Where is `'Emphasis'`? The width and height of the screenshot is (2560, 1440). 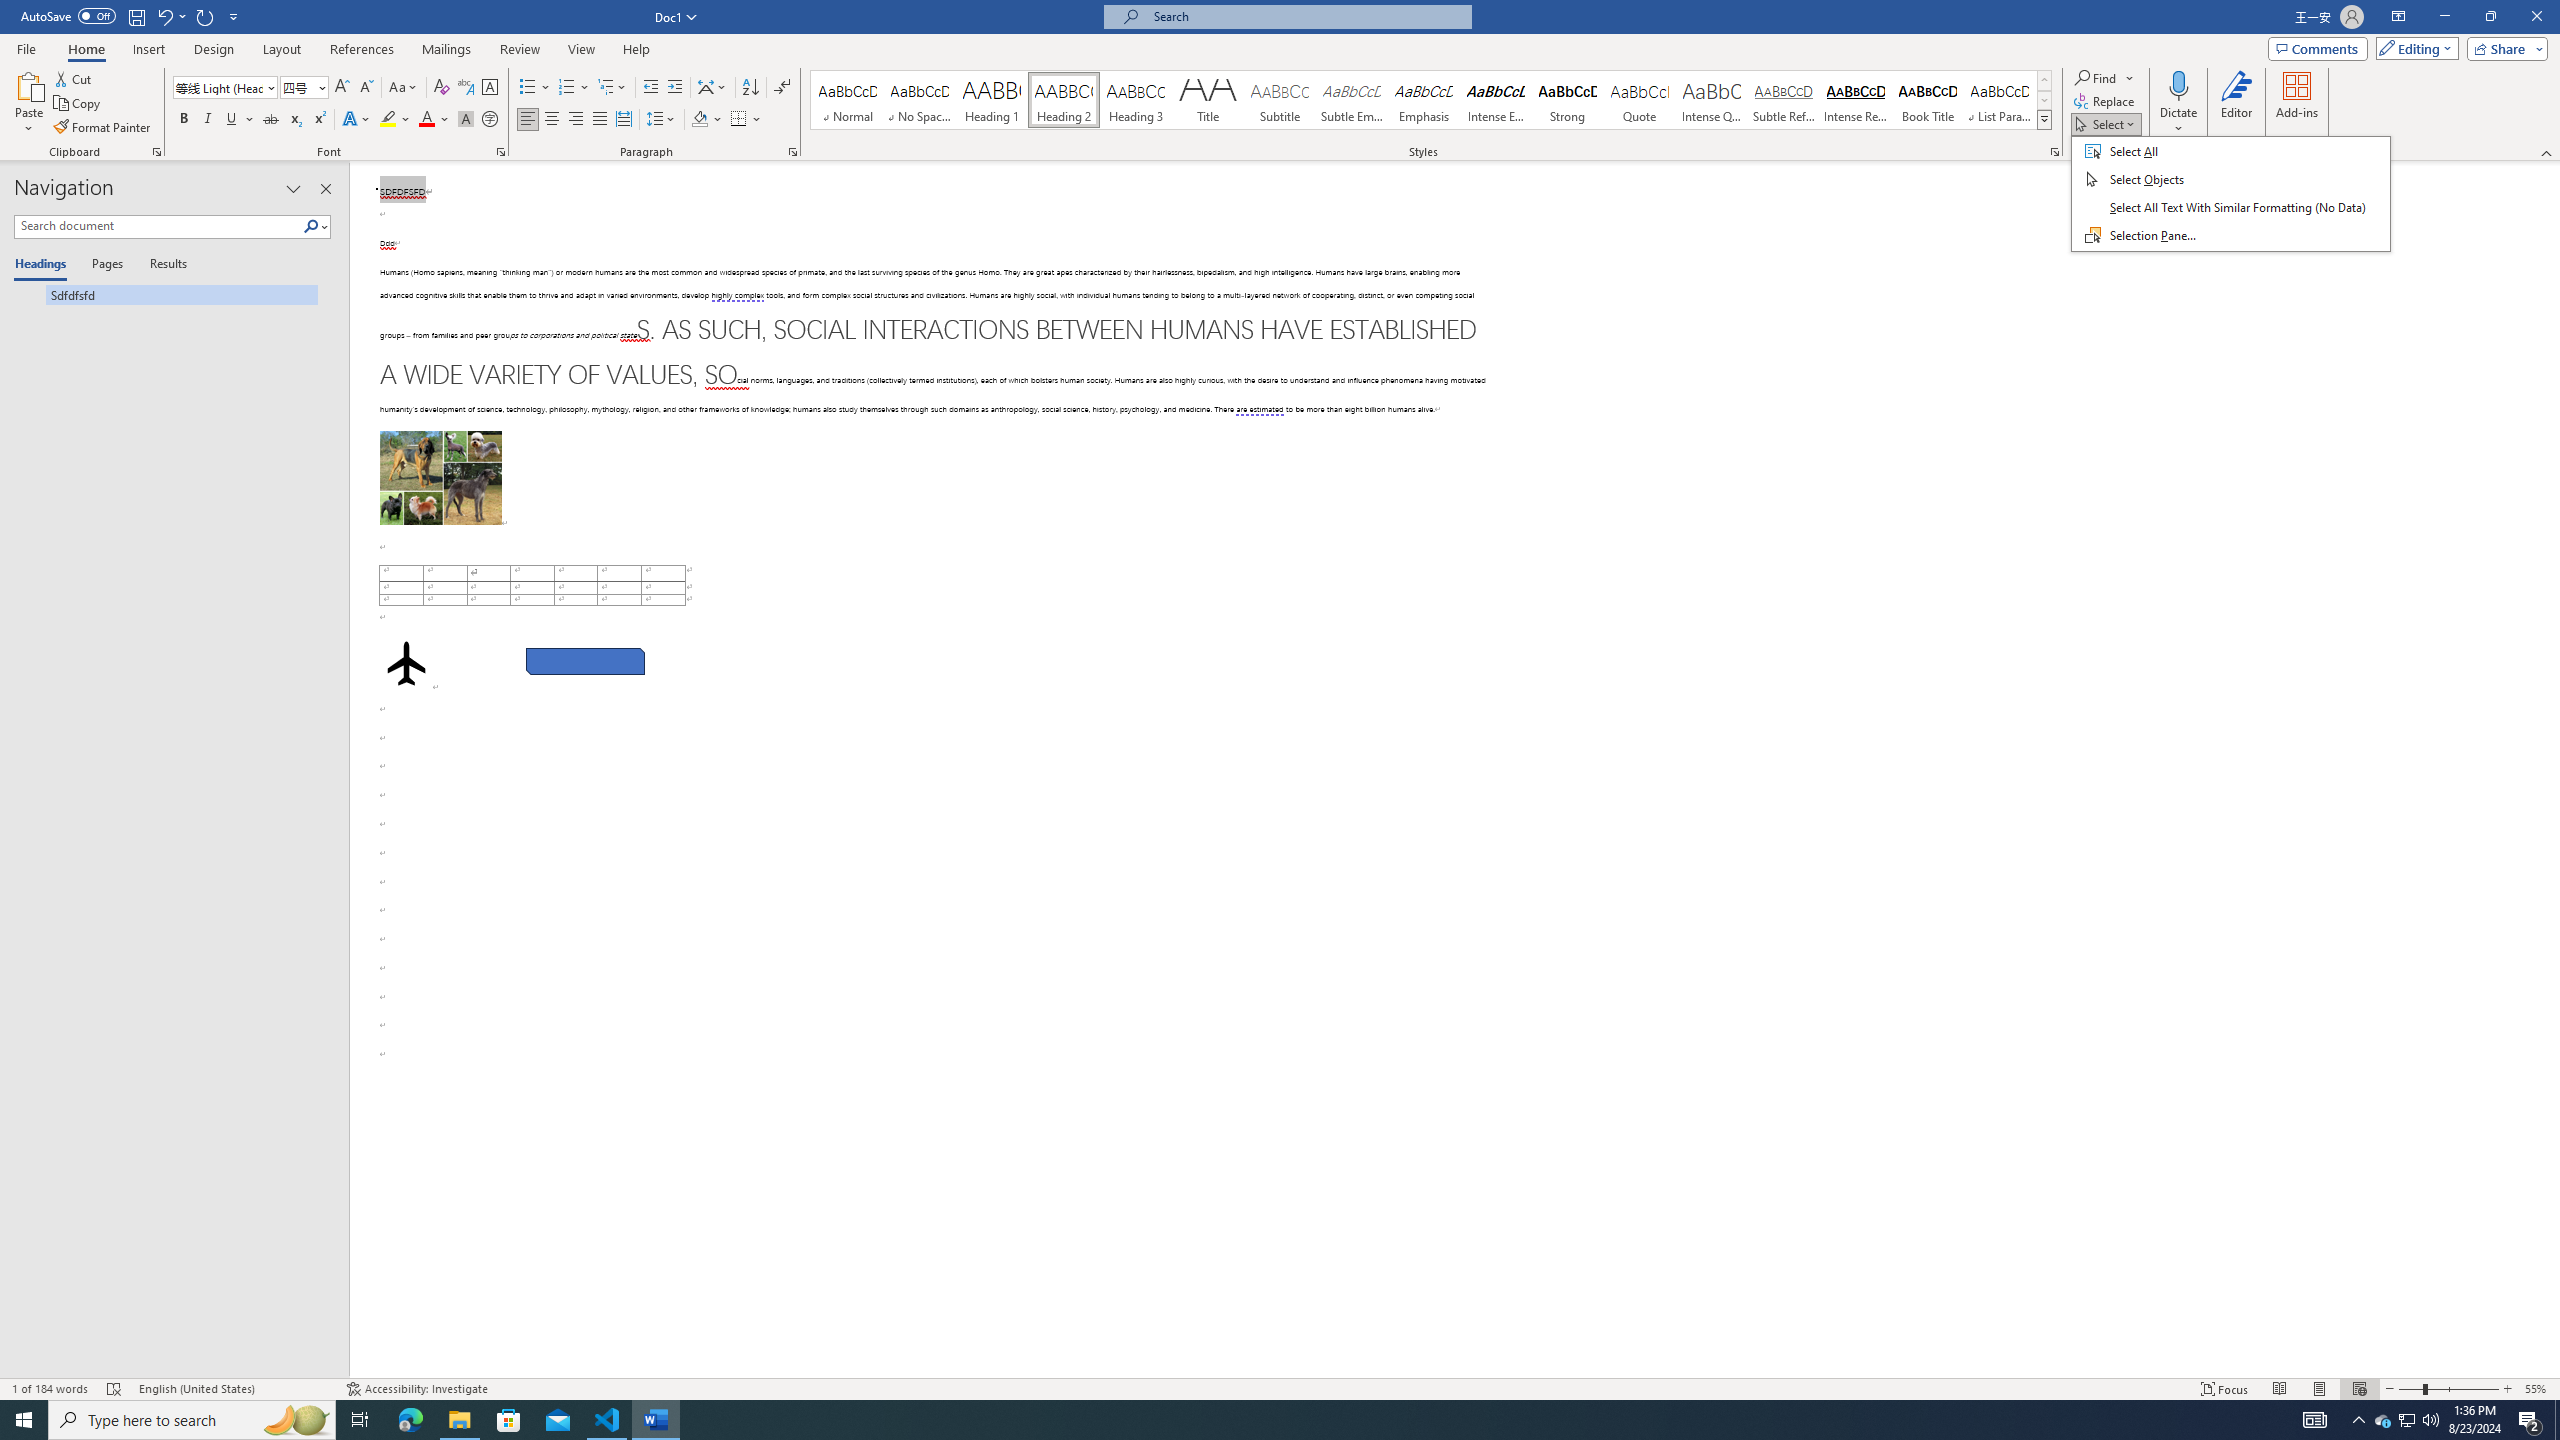 'Emphasis' is located at coordinates (1422, 99).